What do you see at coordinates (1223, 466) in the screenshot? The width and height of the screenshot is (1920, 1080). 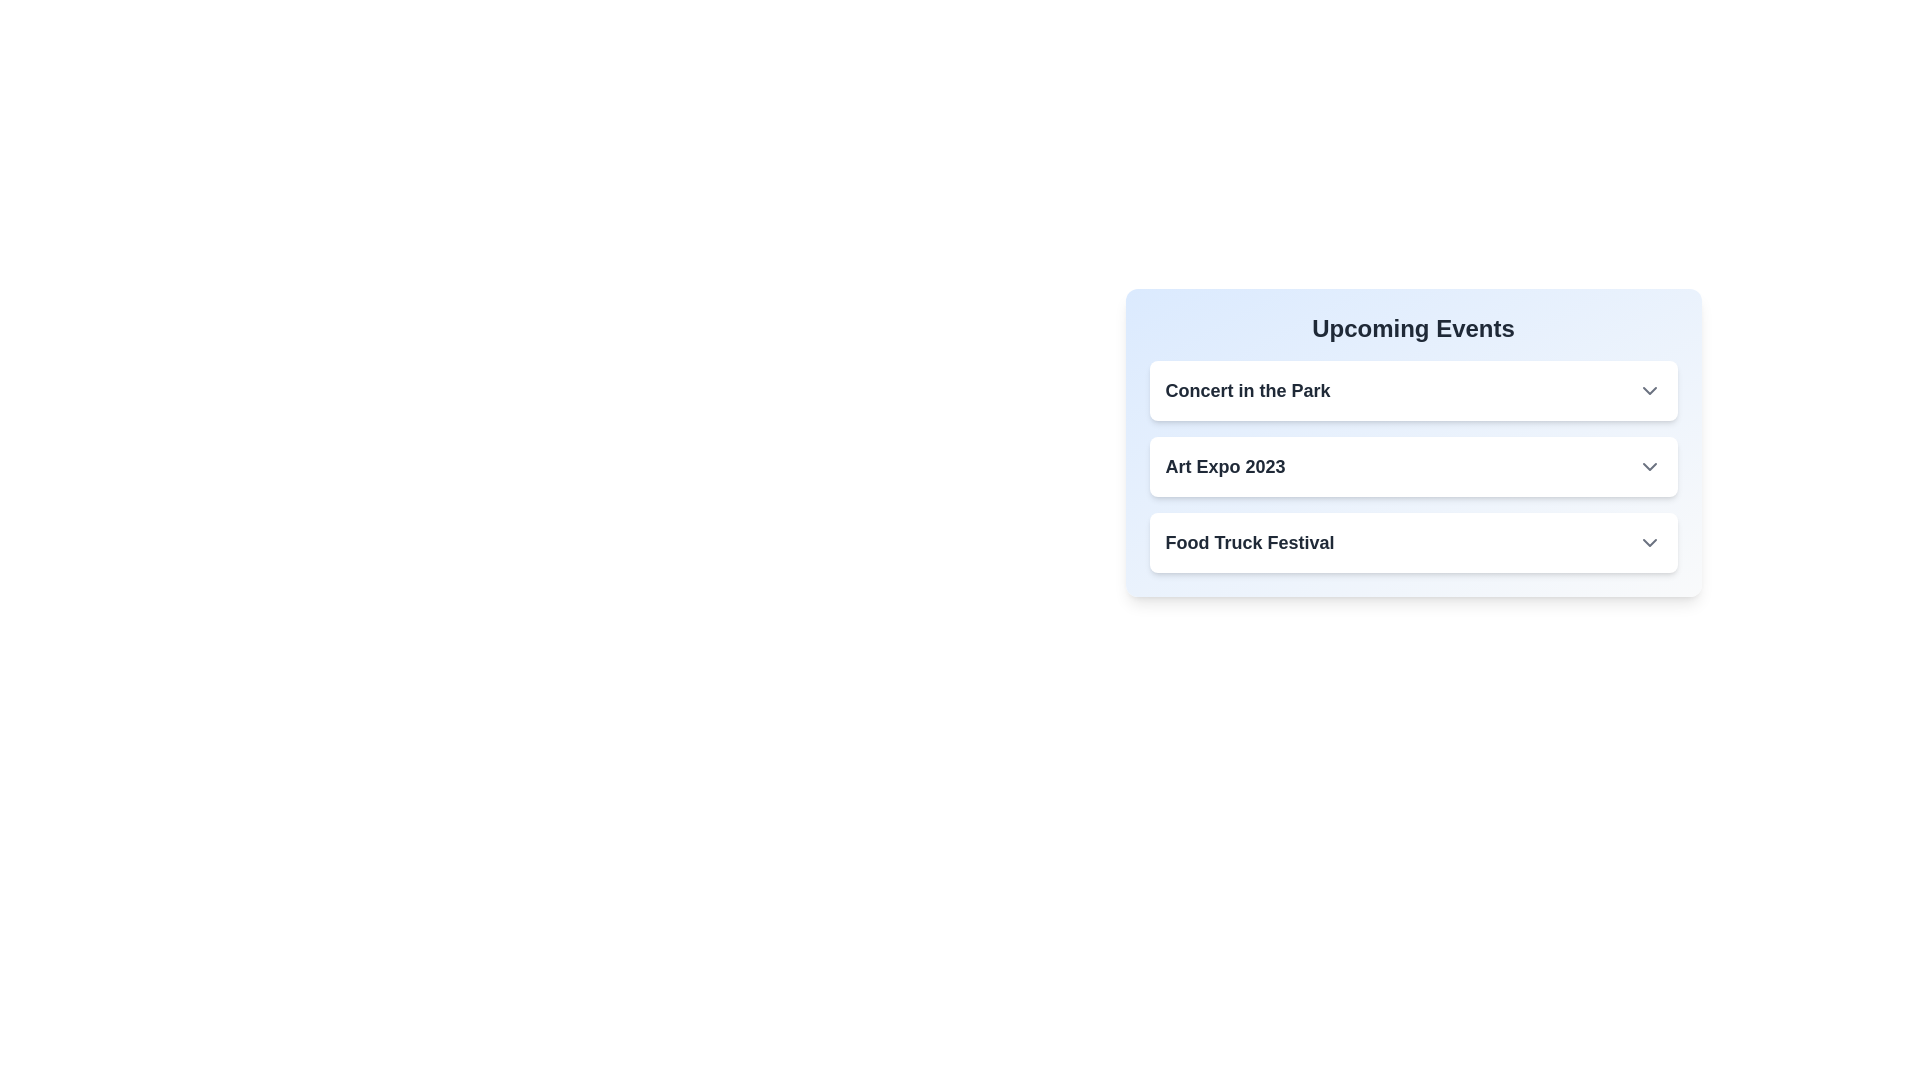 I see `the event title Art Expo 2023 to toggle its expanded state` at bounding box center [1223, 466].